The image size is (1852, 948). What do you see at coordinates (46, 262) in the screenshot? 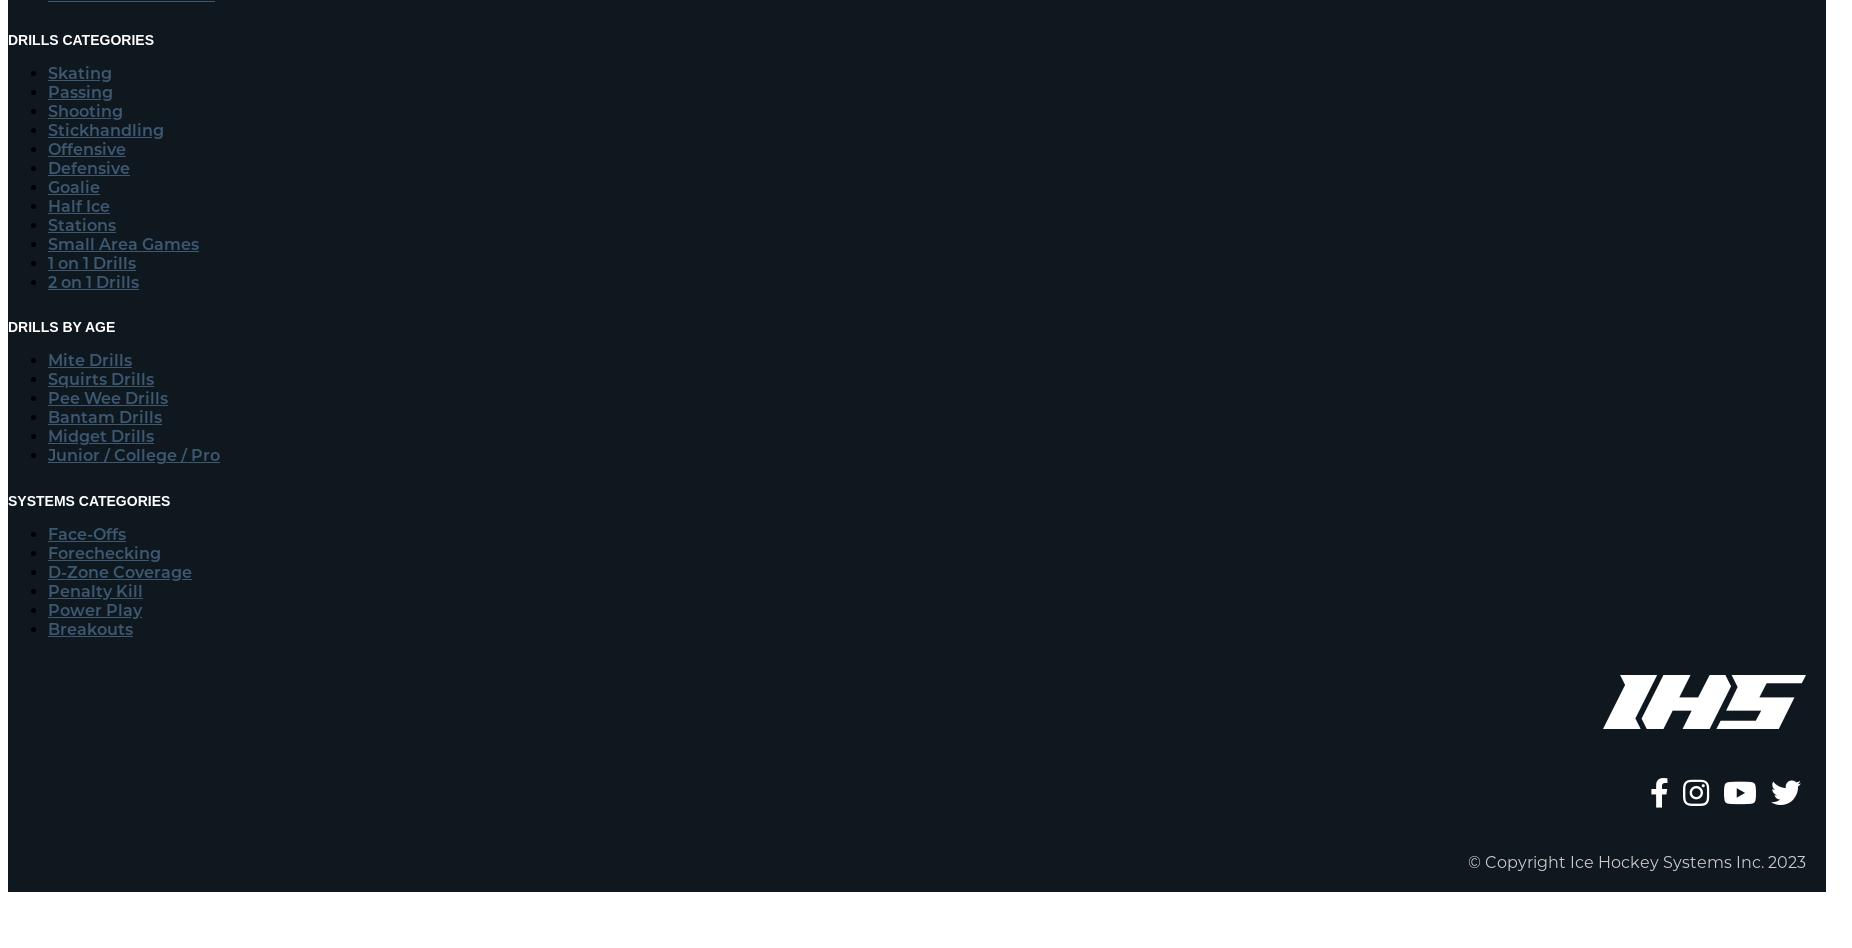
I see `'1 on 1 Drills'` at bounding box center [46, 262].